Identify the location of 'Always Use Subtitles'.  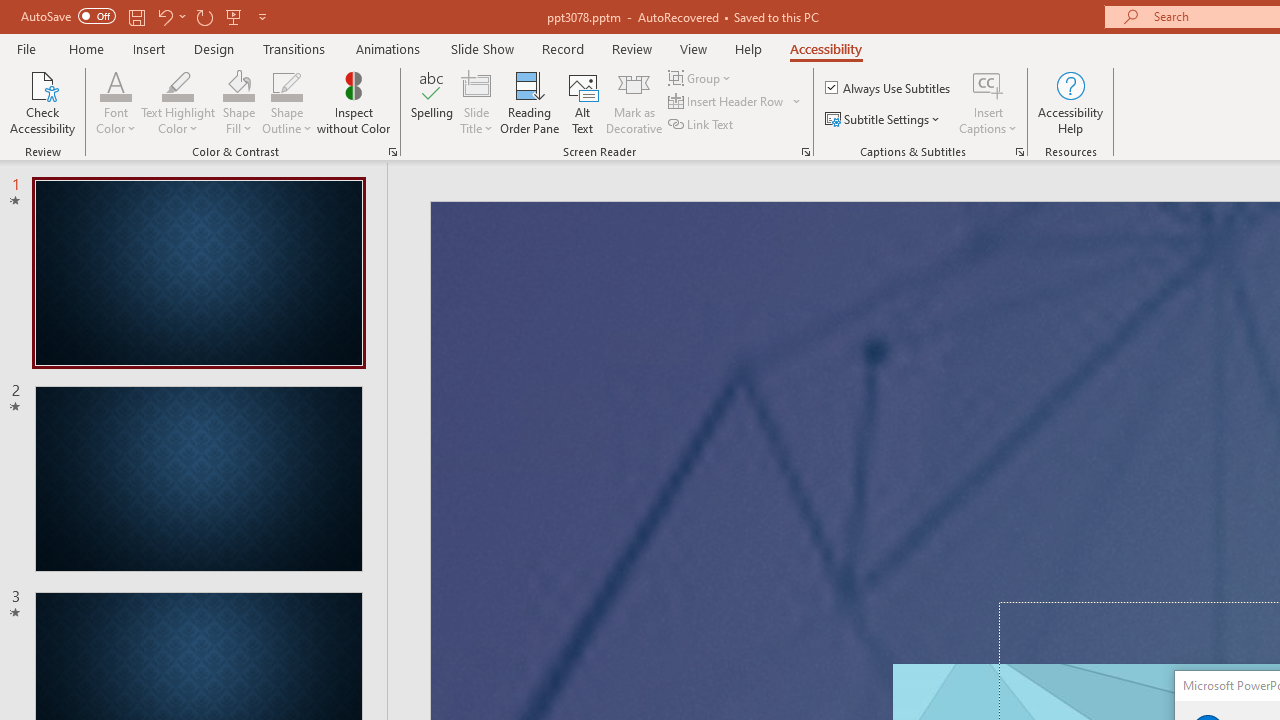
(888, 86).